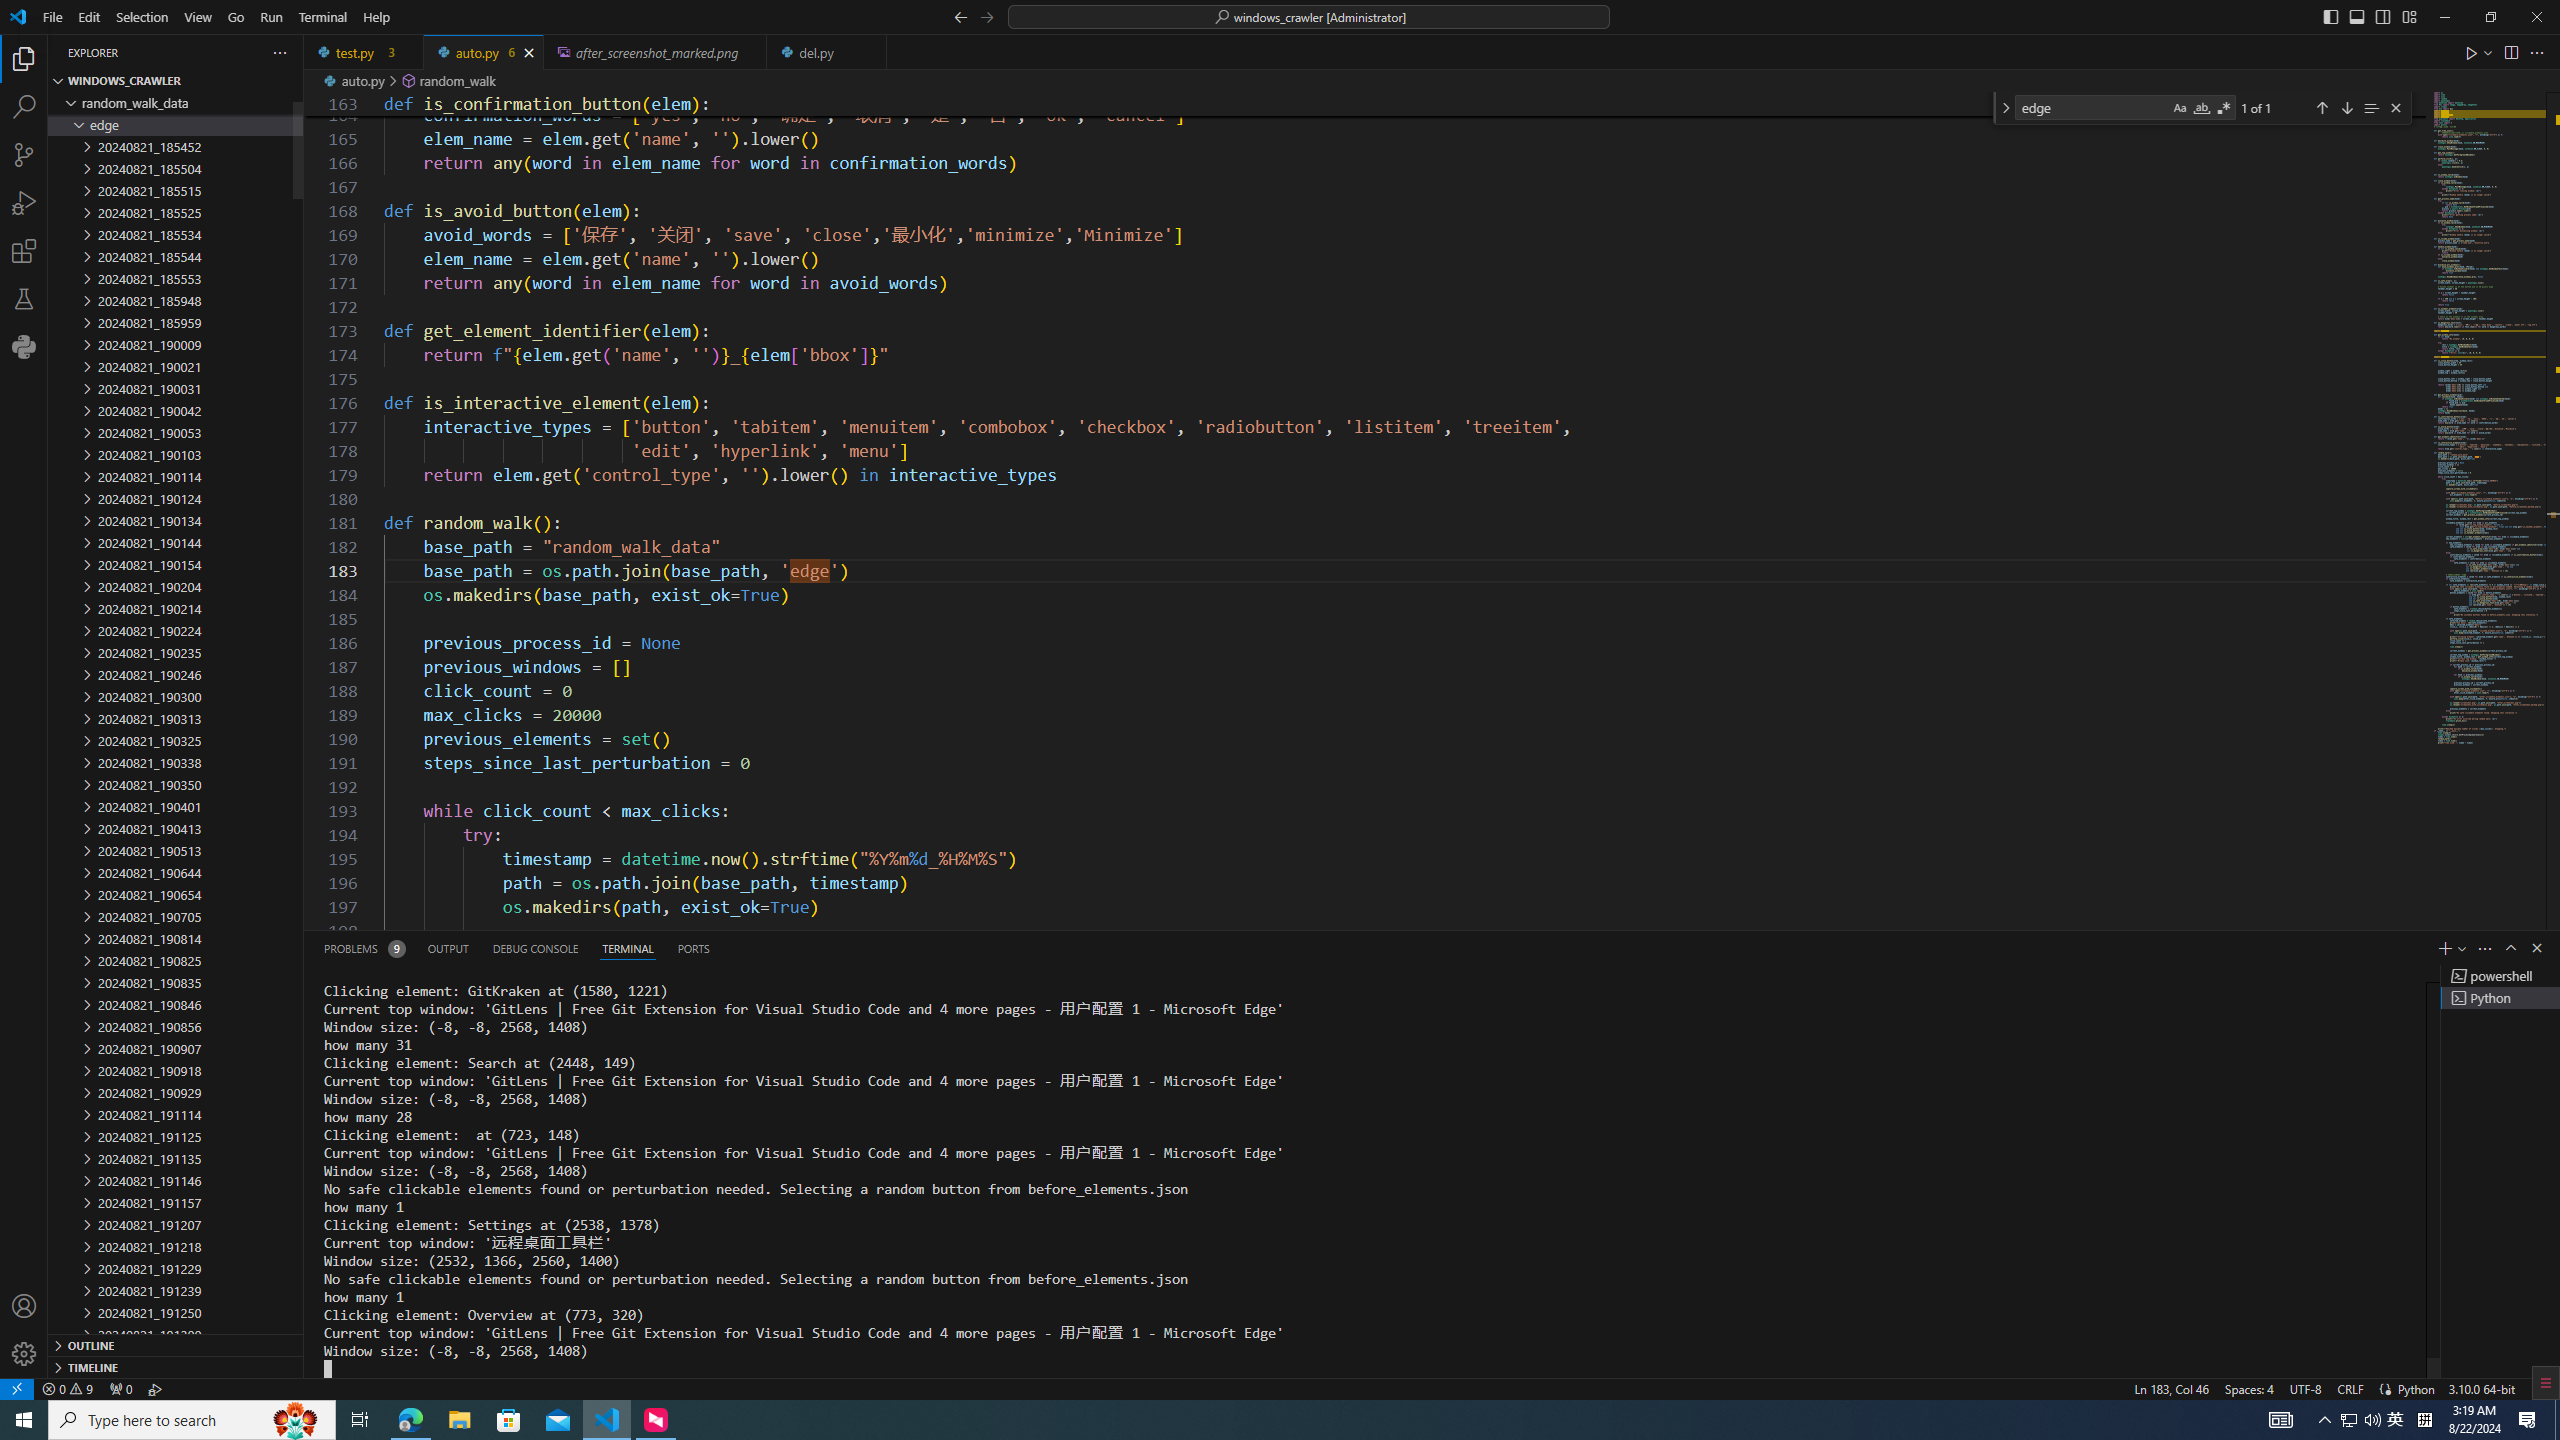 The width and height of the screenshot is (2560, 1440). What do you see at coordinates (89, 16) in the screenshot?
I see `'Edit'` at bounding box center [89, 16].